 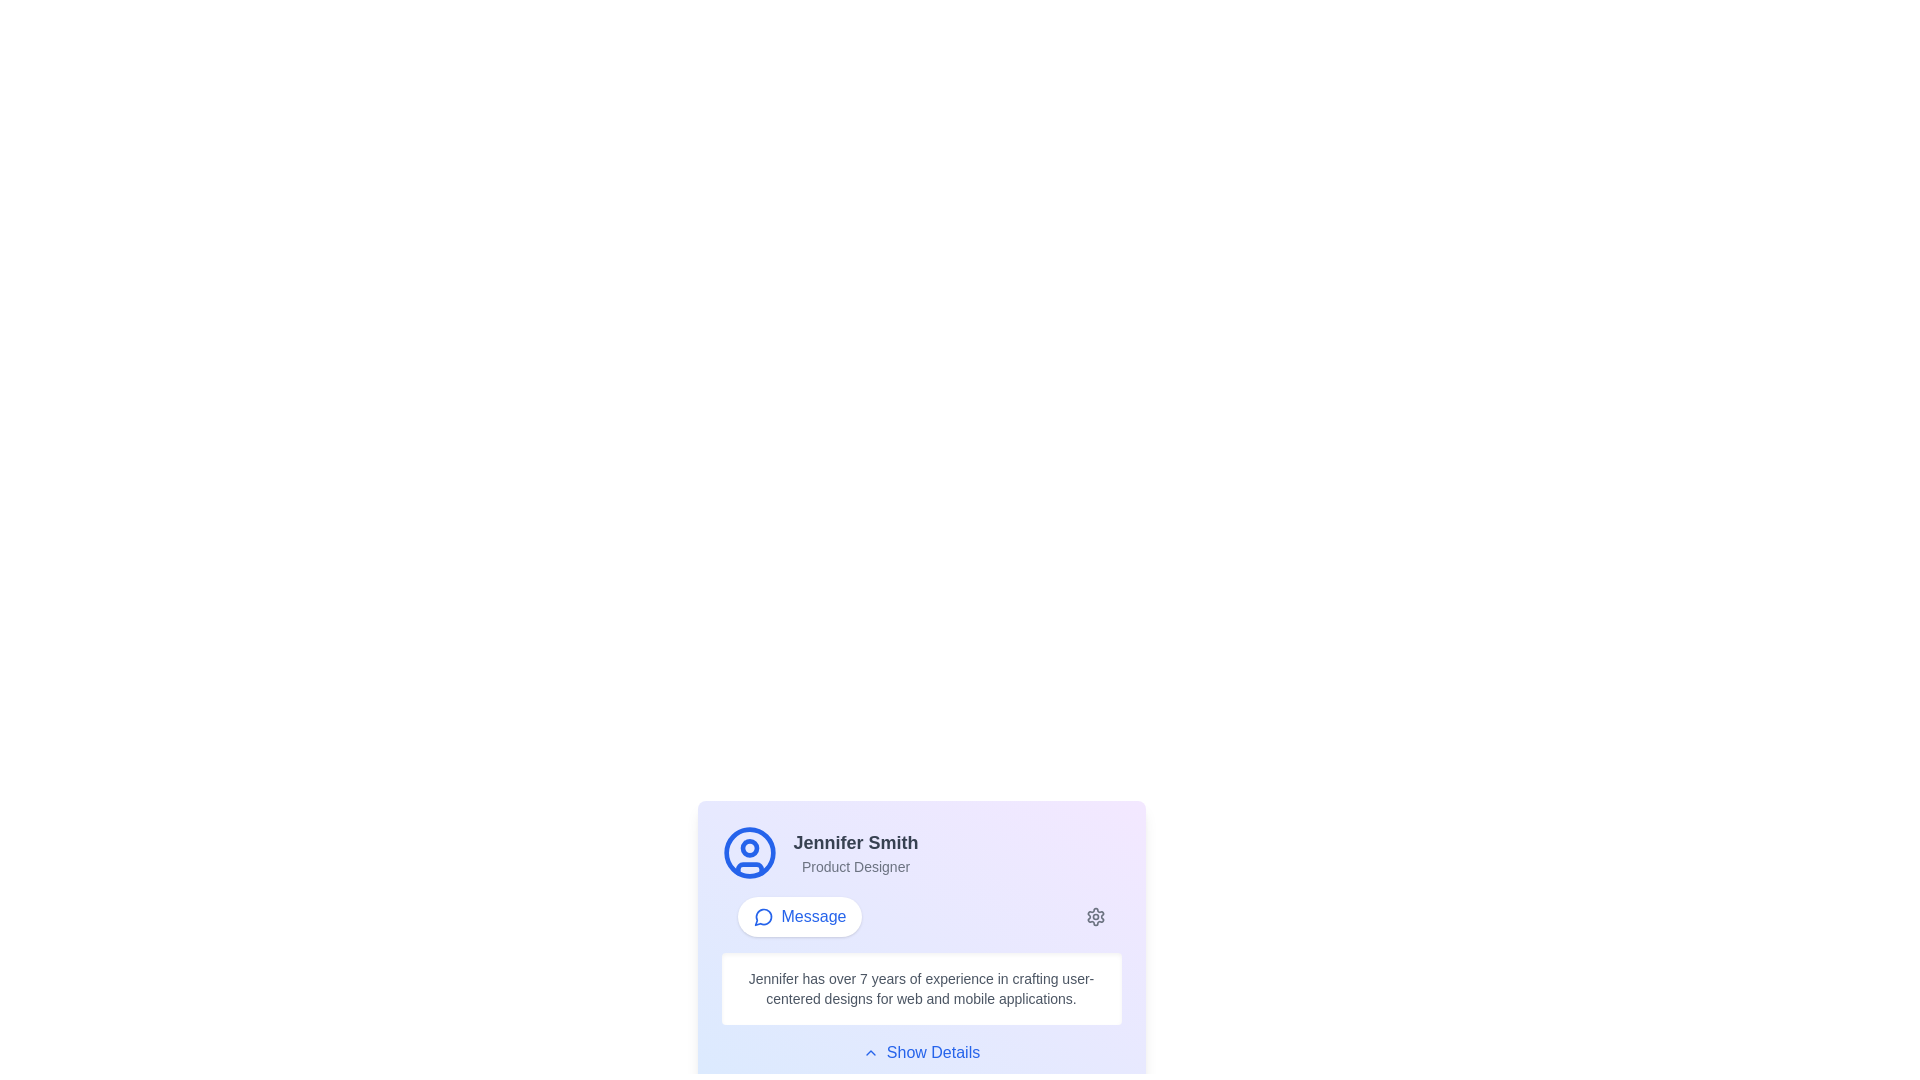 What do you see at coordinates (855, 866) in the screenshot?
I see `the text label displaying 'Product Designer', which is styled in gray and located below 'Jennifer Smith' within the card interface` at bounding box center [855, 866].